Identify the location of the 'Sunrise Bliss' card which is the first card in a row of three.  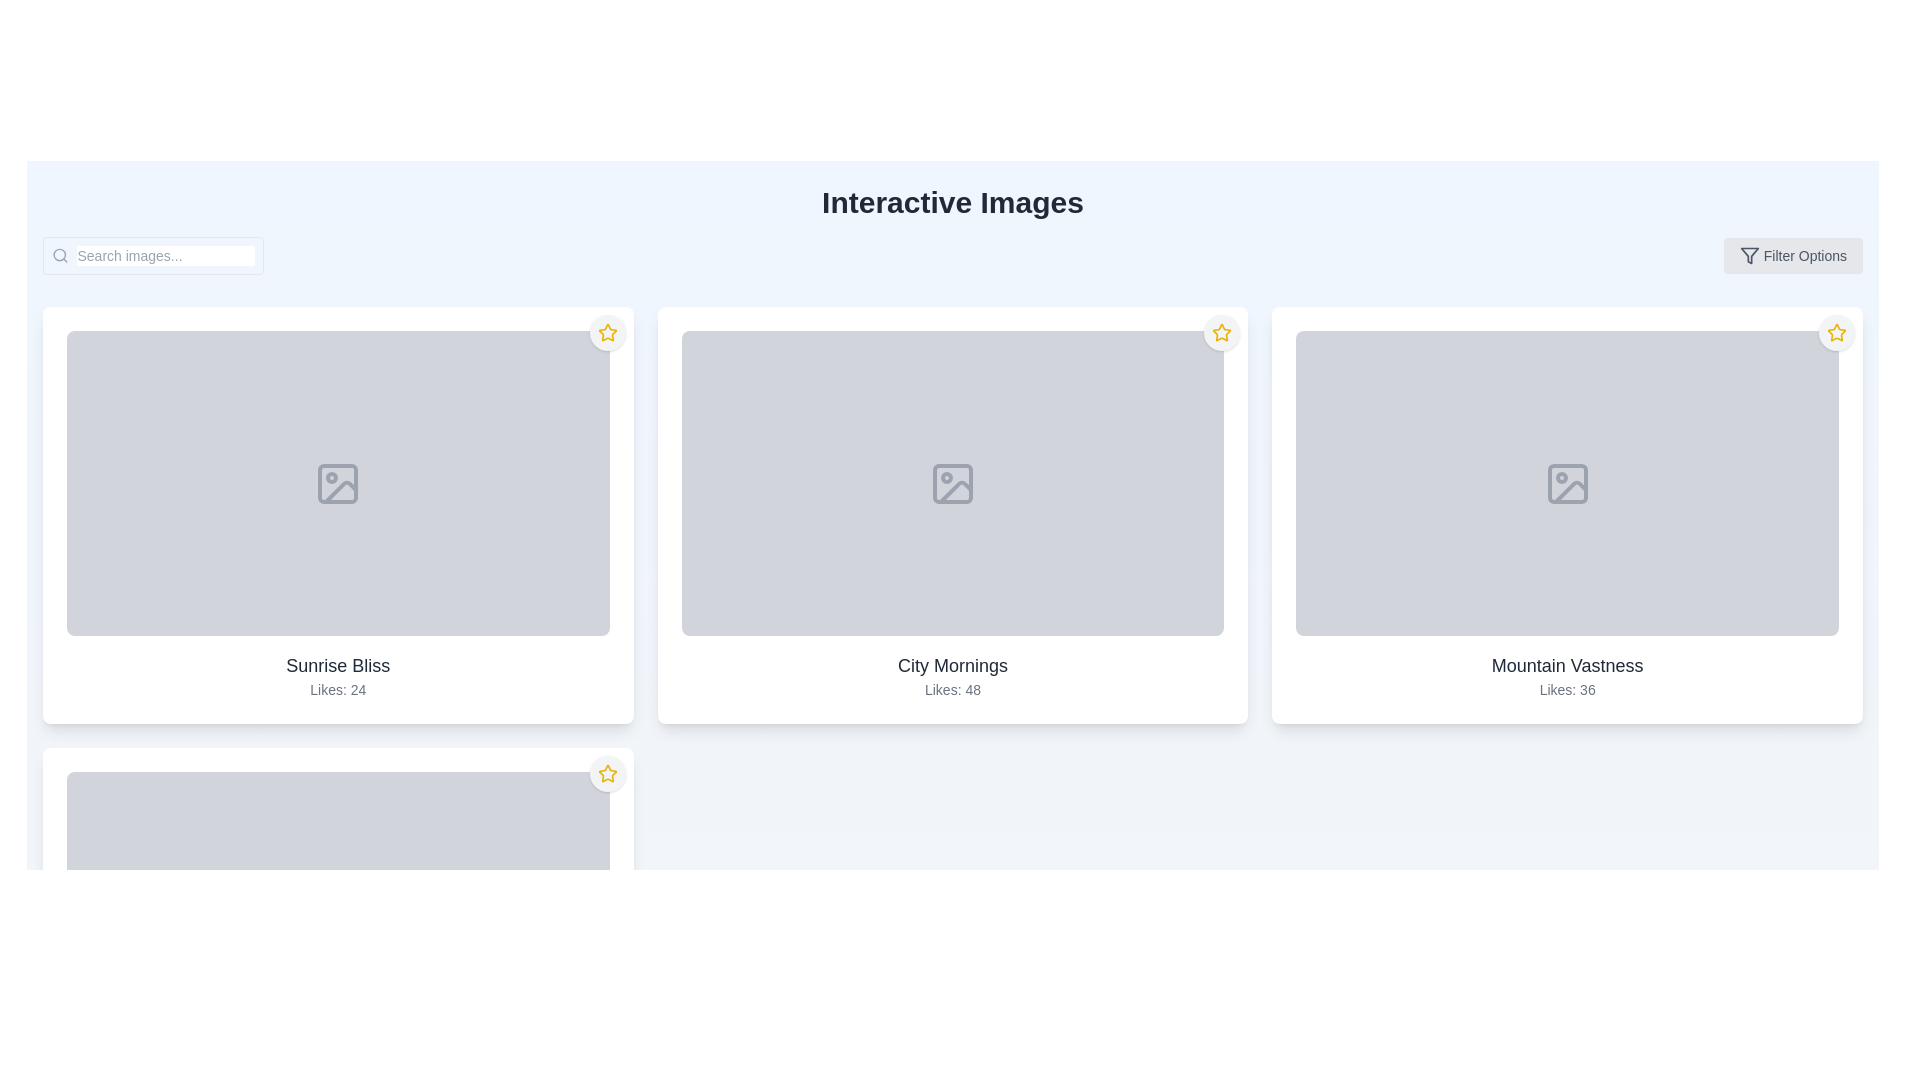
(338, 514).